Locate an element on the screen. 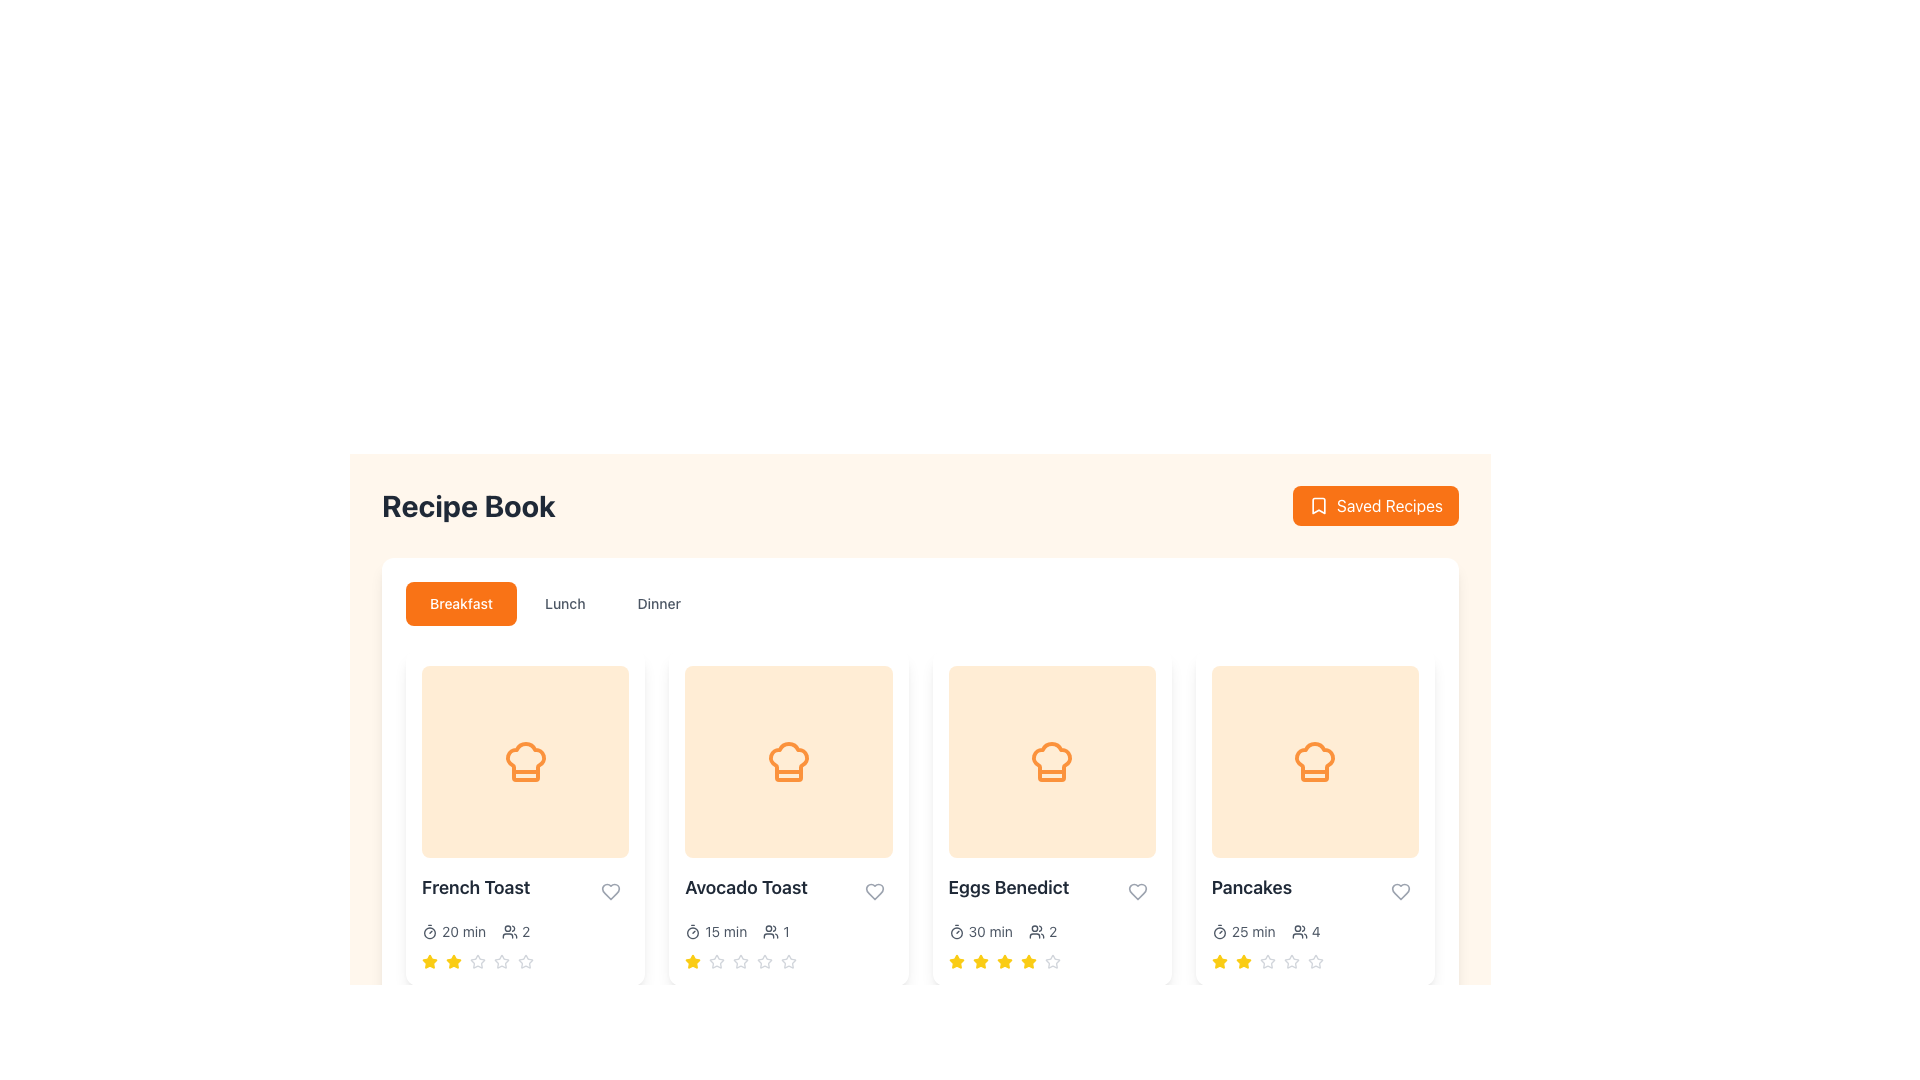 Image resolution: width=1920 pixels, height=1080 pixels. the heart-shaped icon located at the bottom-right corner of the 'Pancakes' recipe card to mark this recipe as favorite is located at coordinates (1400, 890).